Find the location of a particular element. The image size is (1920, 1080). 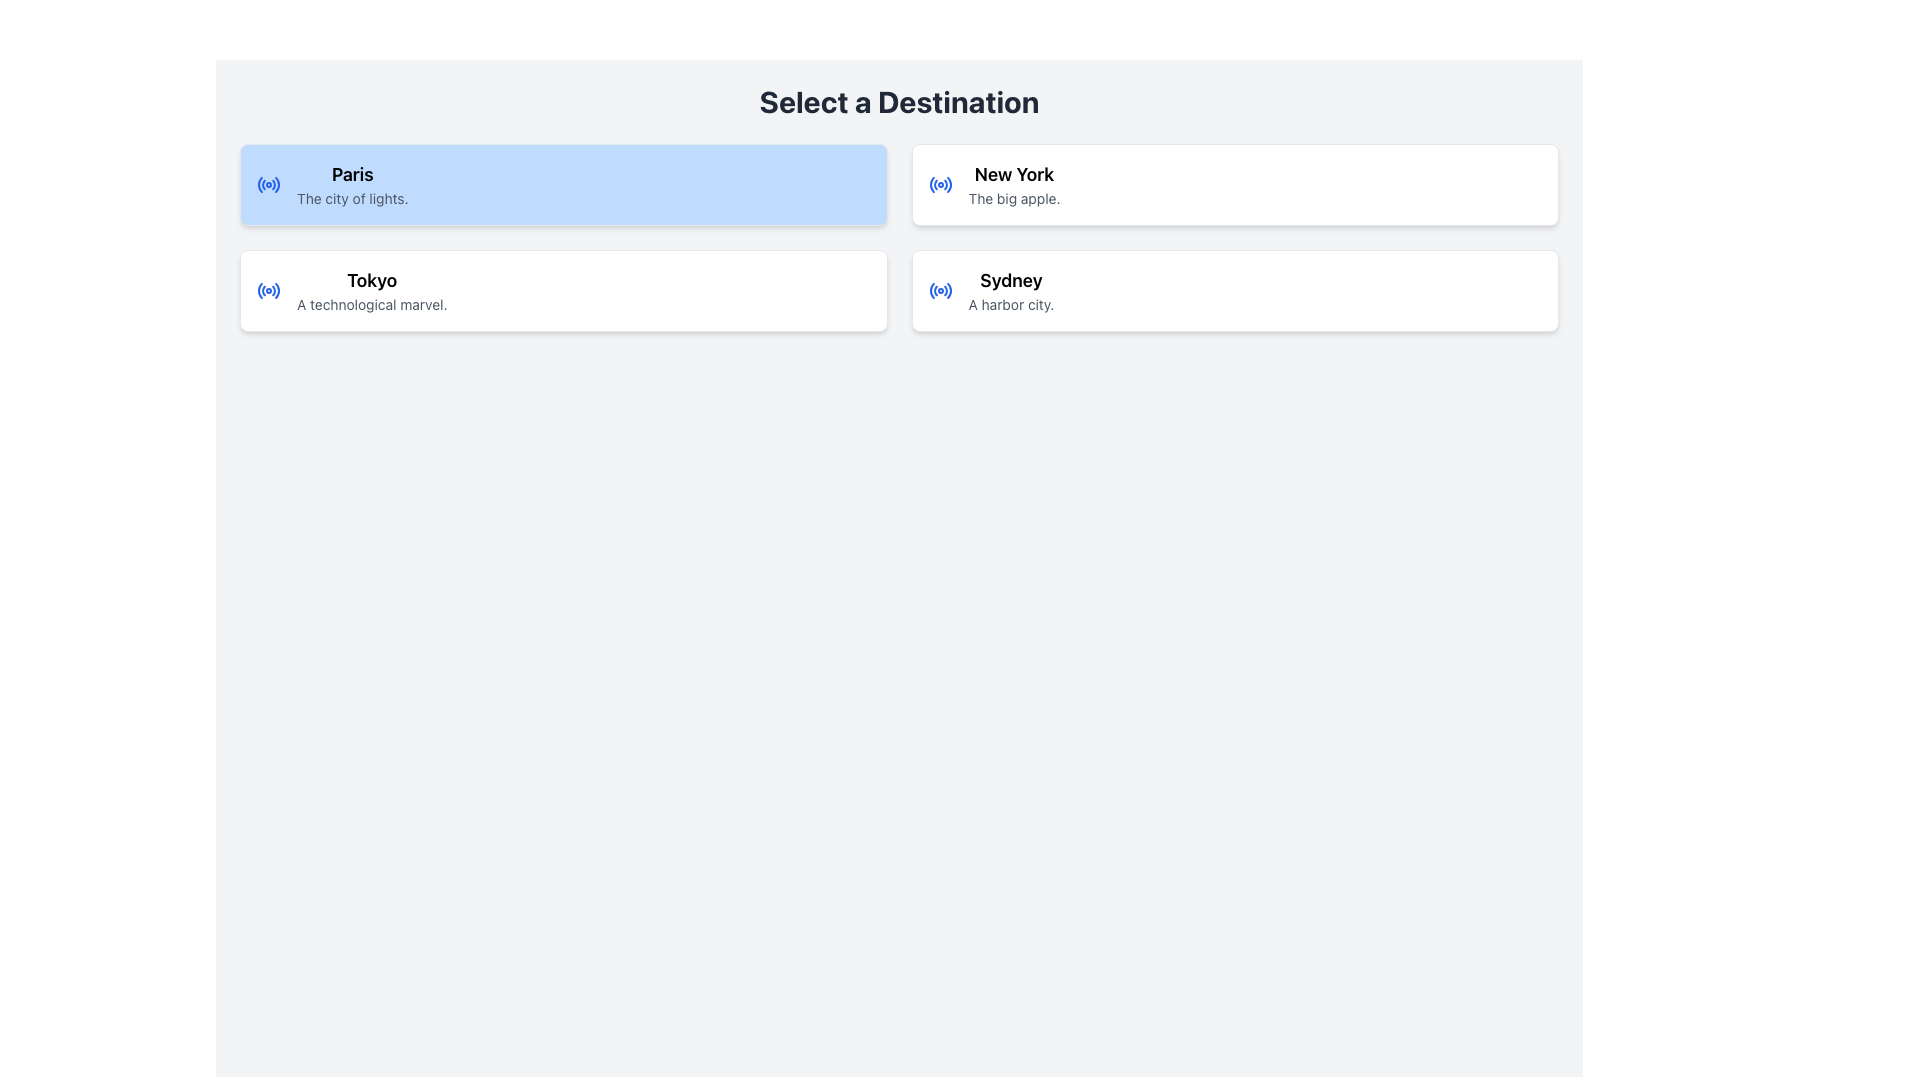

text label for the city card labeled 'Sydney', which is the title for the selection card located in the bottom-right of the grid structure is located at coordinates (1011, 281).